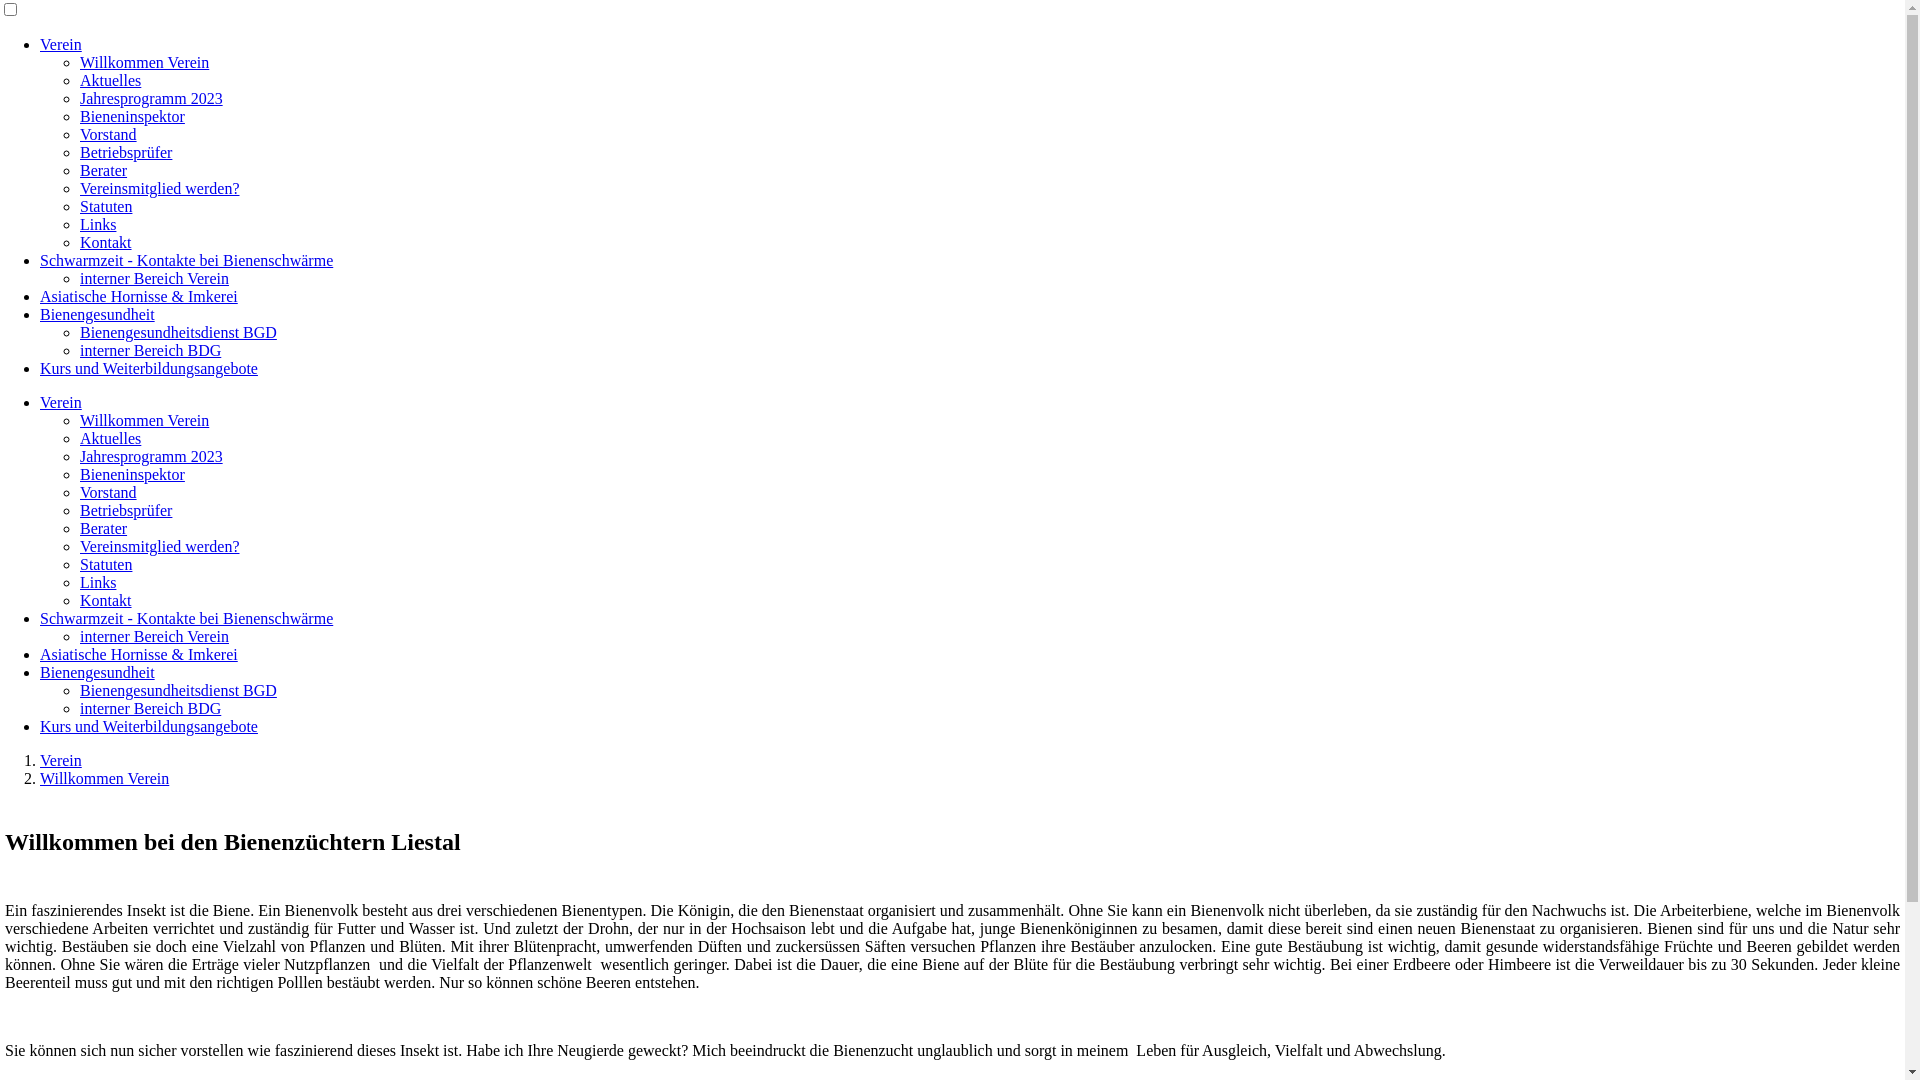 Image resolution: width=1920 pixels, height=1080 pixels. What do you see at coordinates (96, 224) in the screenshot?
I see `'Links'` at bounding box center [96, 224].